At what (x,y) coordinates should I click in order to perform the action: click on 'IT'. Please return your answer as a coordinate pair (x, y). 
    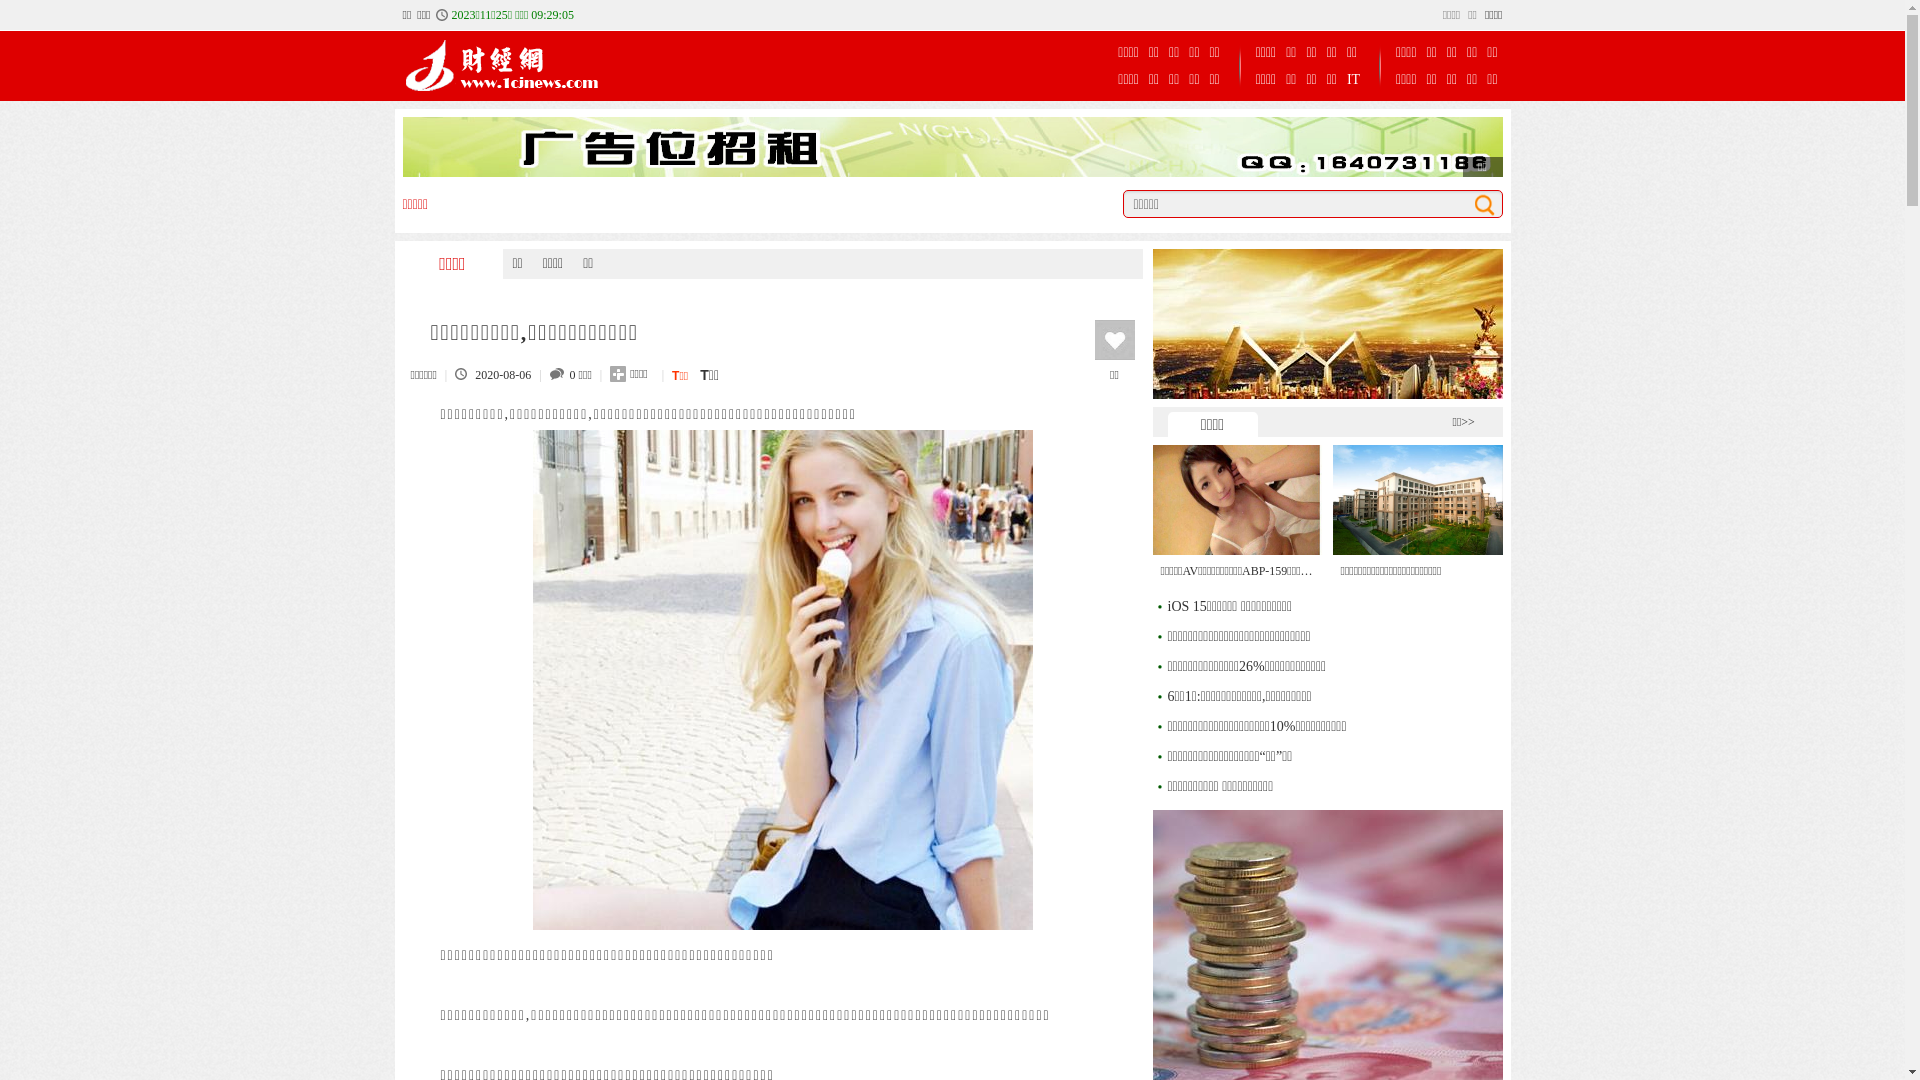
    Looking at the image, I should click on (1347, 78).